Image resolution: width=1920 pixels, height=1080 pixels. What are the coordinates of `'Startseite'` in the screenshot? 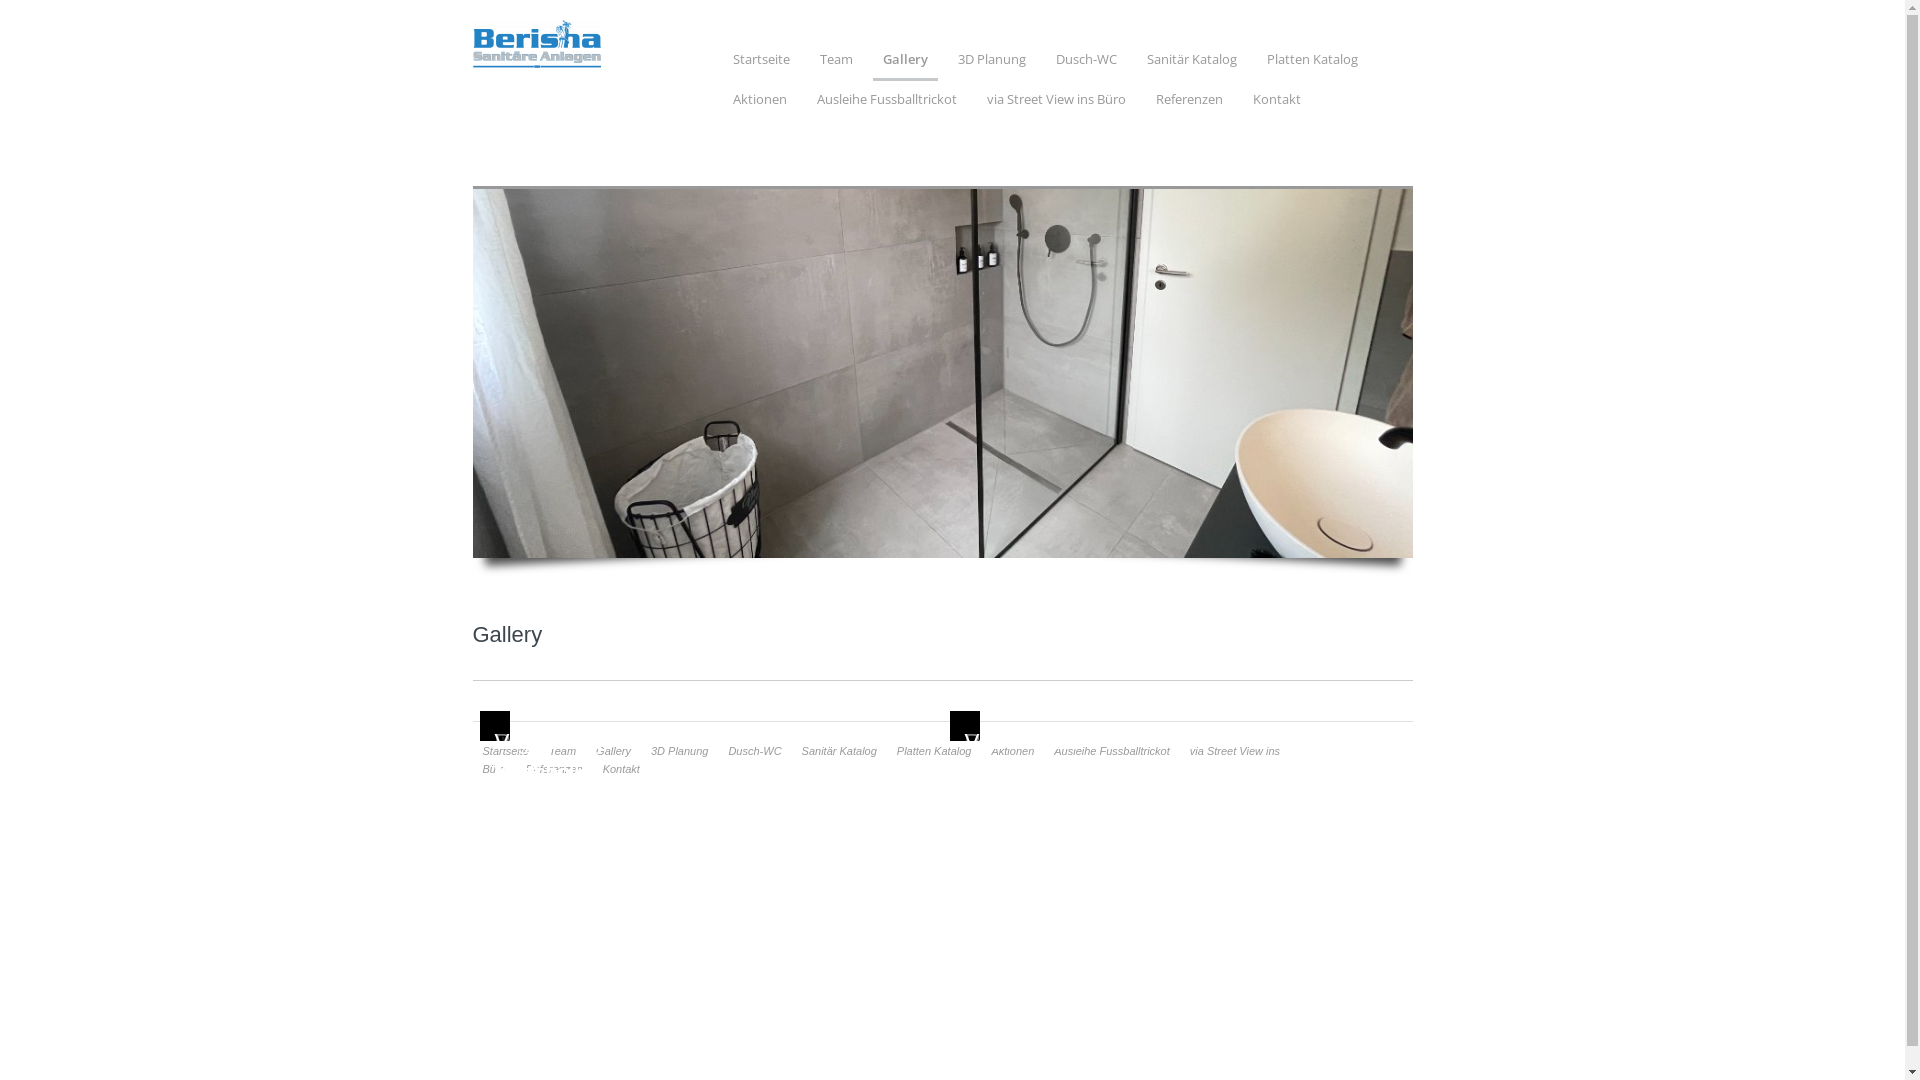 It's located at (759, 63).